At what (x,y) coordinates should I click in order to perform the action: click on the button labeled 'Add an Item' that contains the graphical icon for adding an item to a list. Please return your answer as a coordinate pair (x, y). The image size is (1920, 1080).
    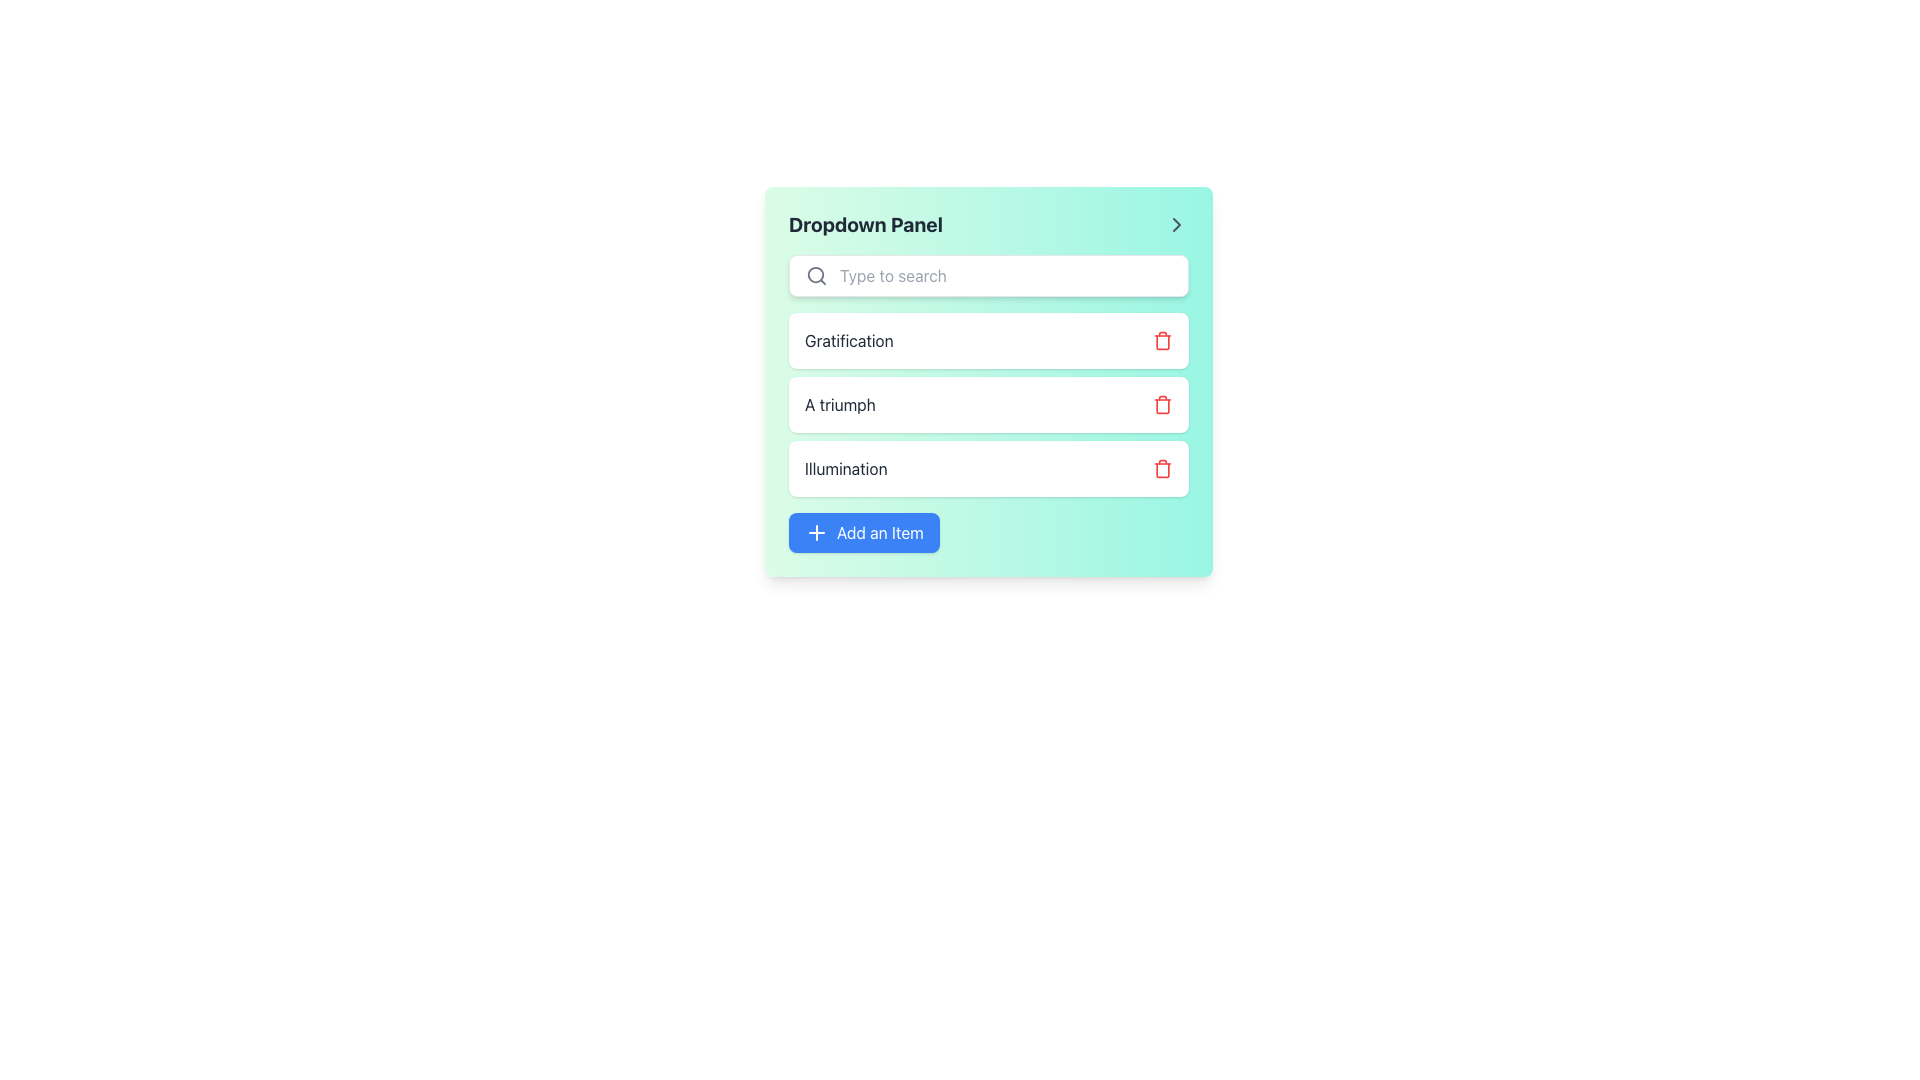
    Looking at the image, I should click on (816, 531).